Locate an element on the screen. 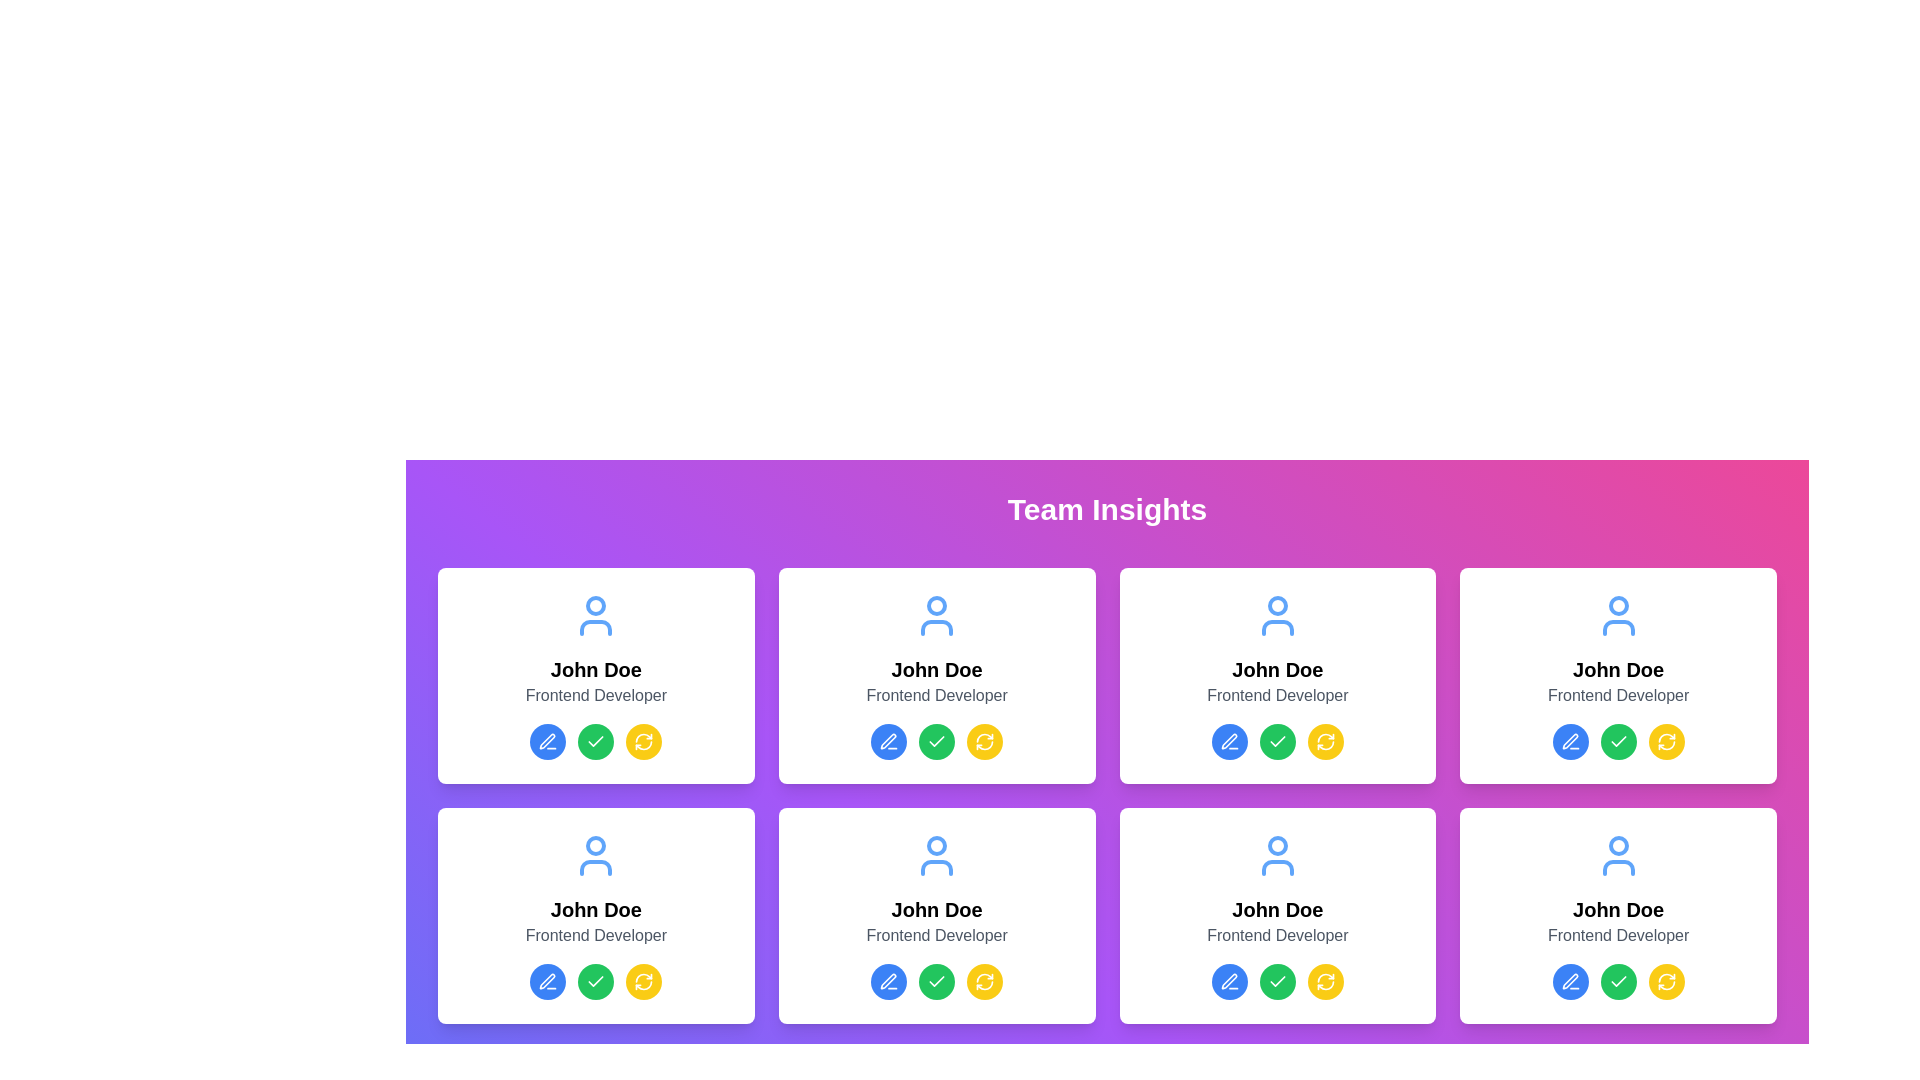 The height and width of the screenshot is (1080, 1920). the middle circular confirmation button located in the lower section of the user card is located at coordinates (595, 981).